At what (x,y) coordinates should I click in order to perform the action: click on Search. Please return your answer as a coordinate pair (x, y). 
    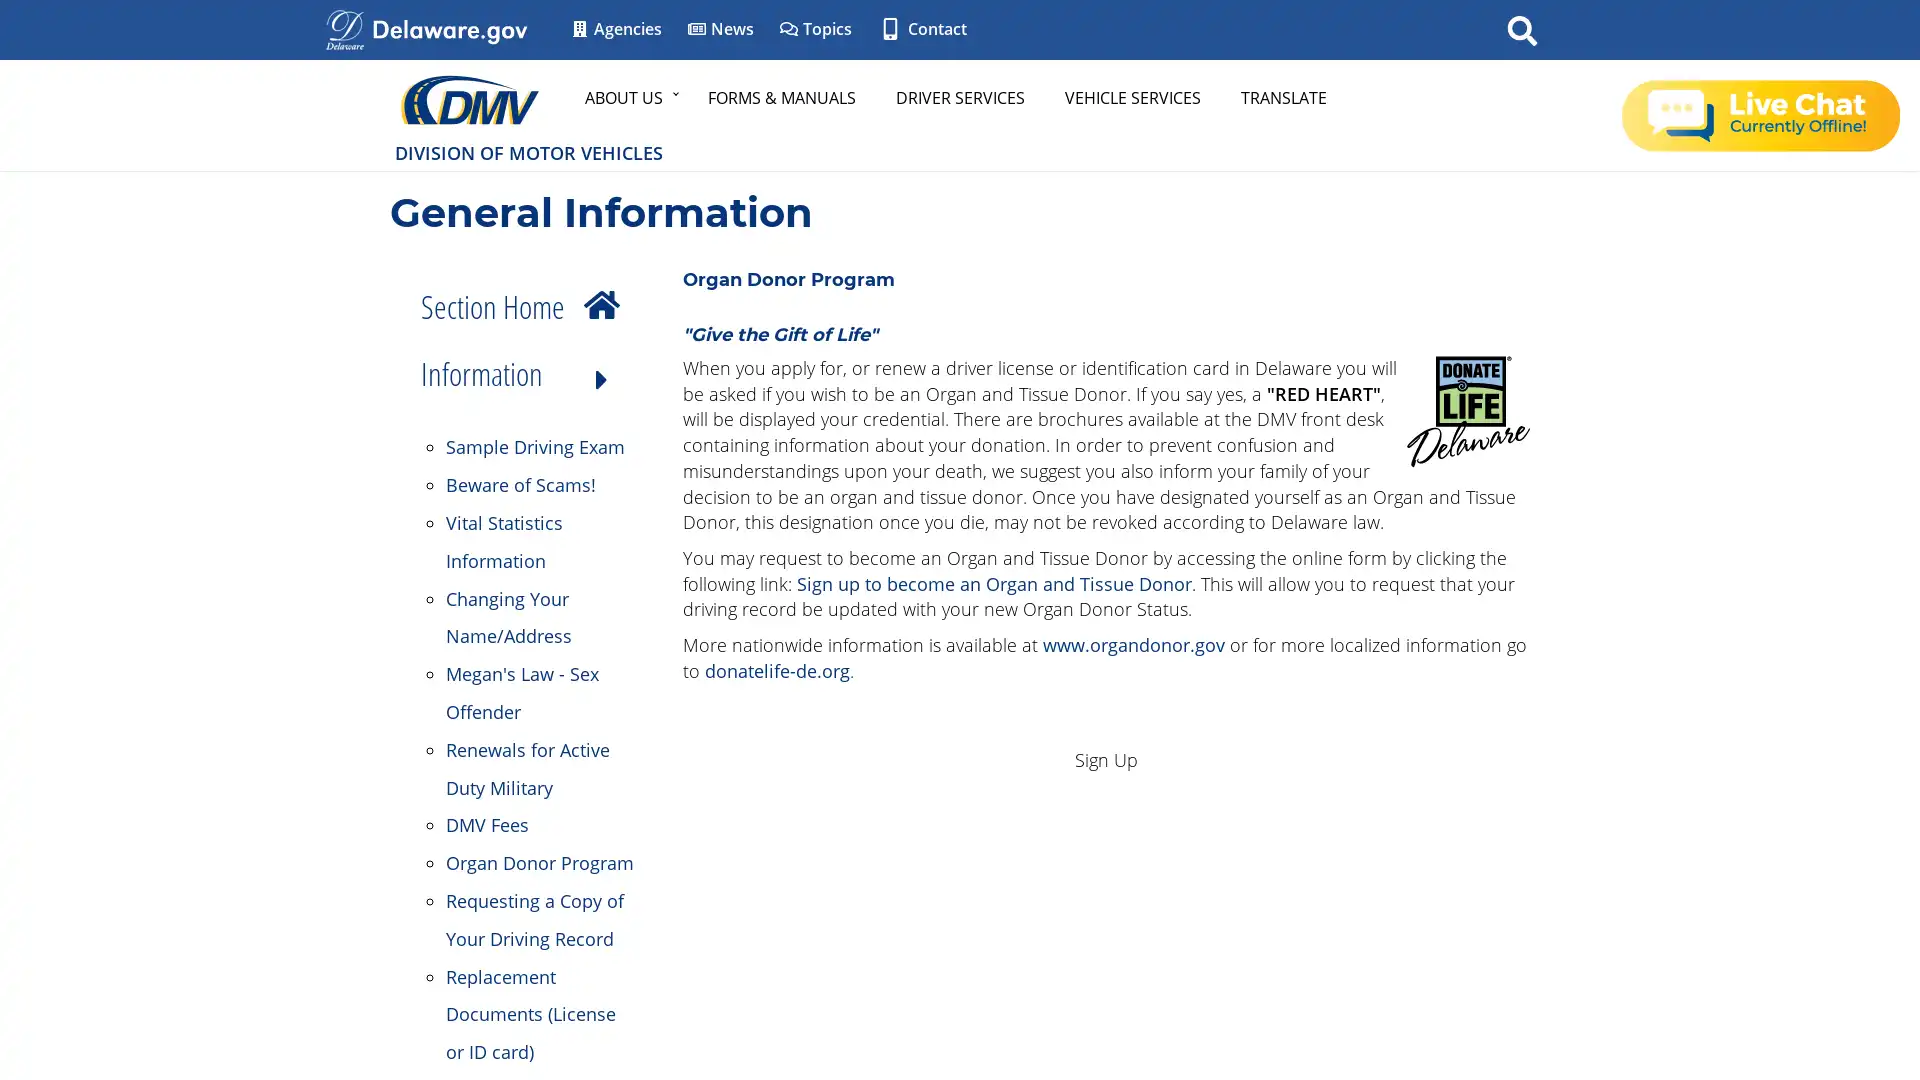
    Looking at the image, I should click on (1521, 29).